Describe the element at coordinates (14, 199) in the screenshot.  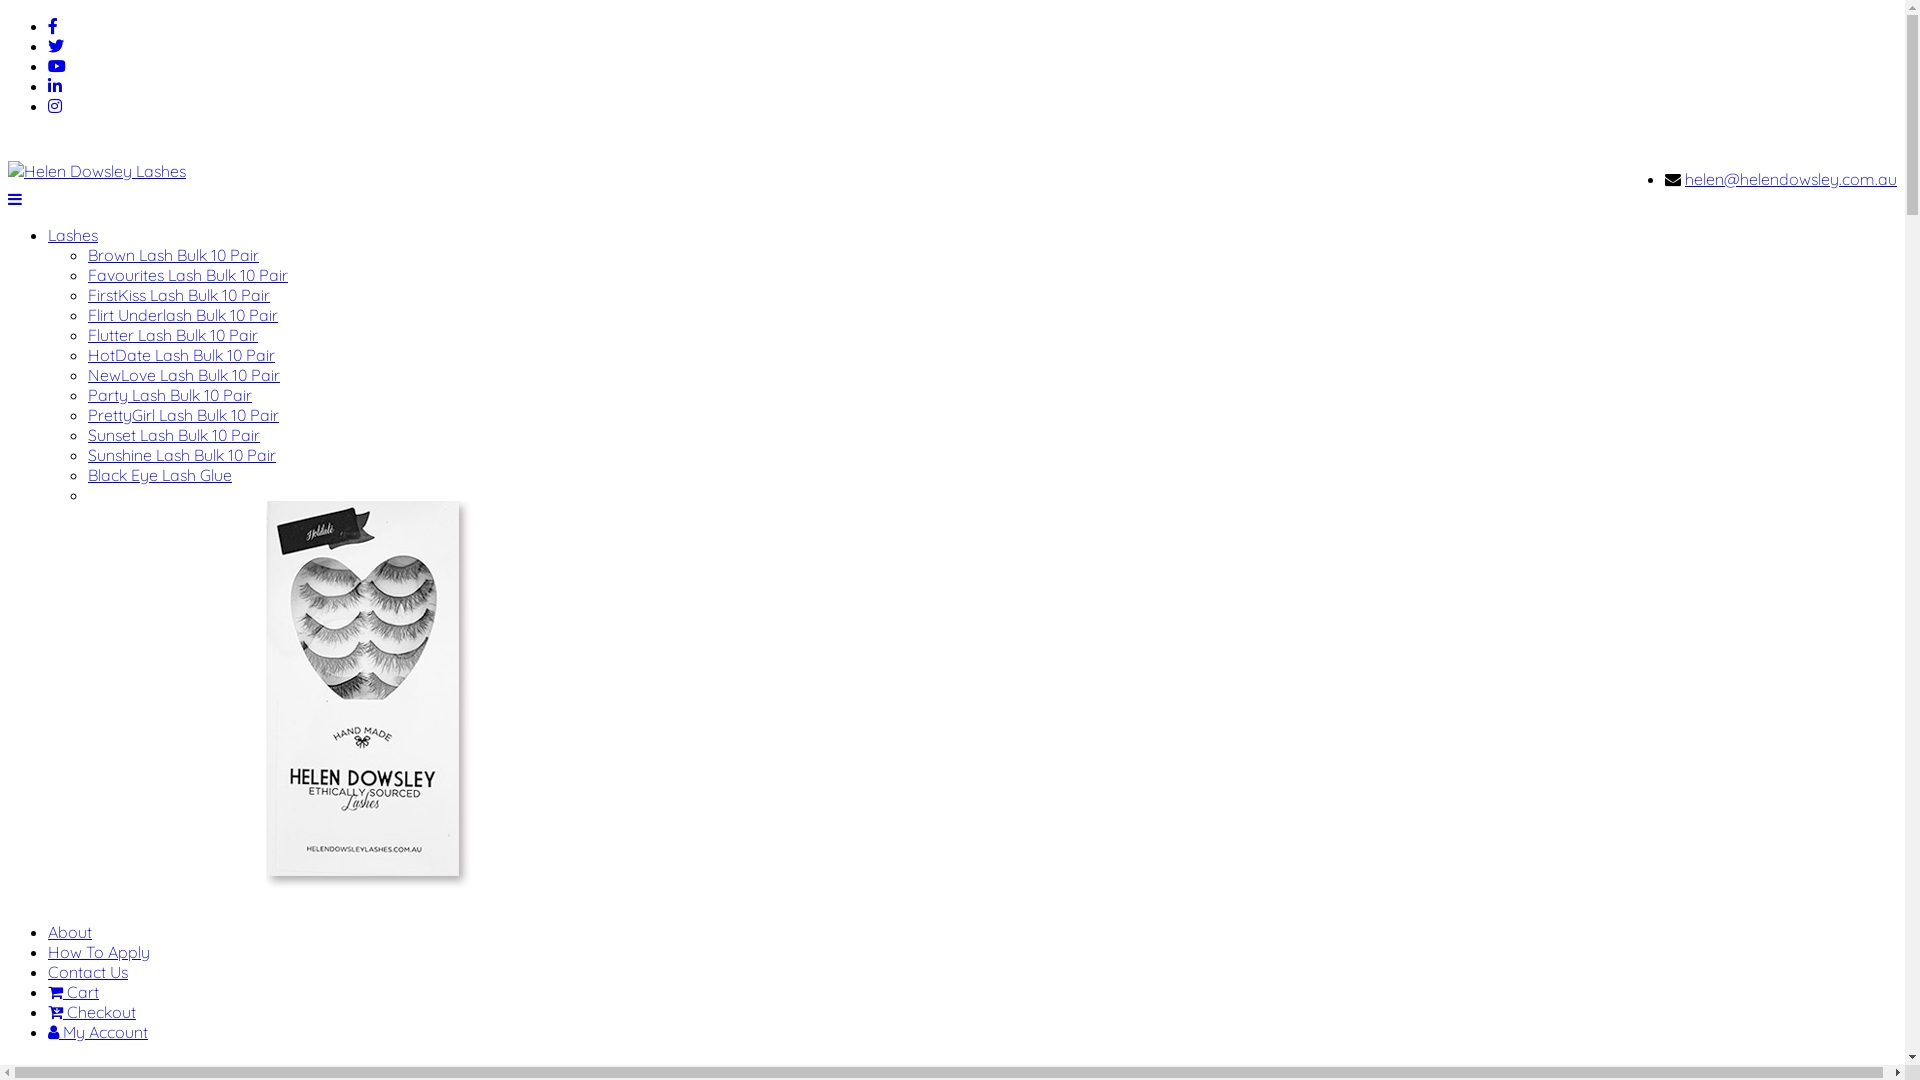
I see `'Navigation'` at that location.